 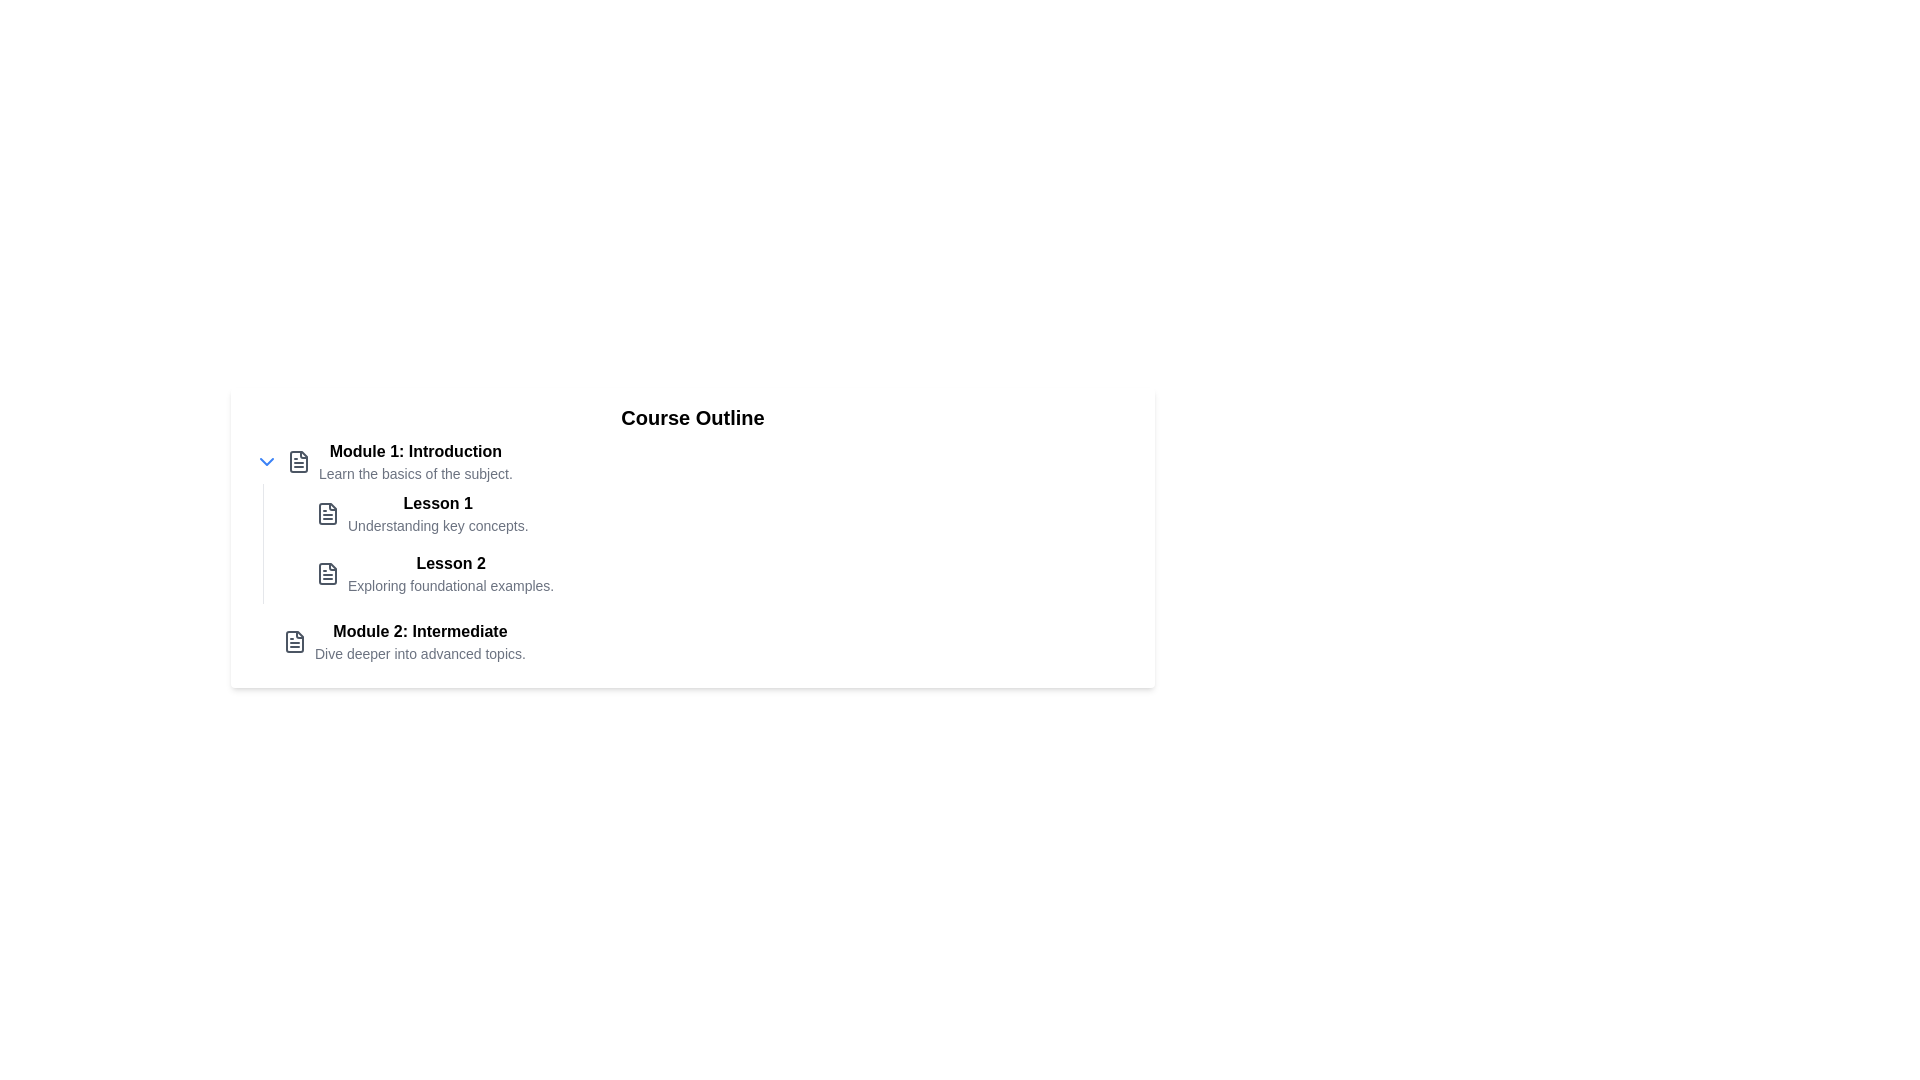 What do you see at coordinates (692, 536) in the screenshot?
I see `the center of the 'Course Outline' box, which has a white background and rounded corners, for interactions` at bounding box center [692, 536].